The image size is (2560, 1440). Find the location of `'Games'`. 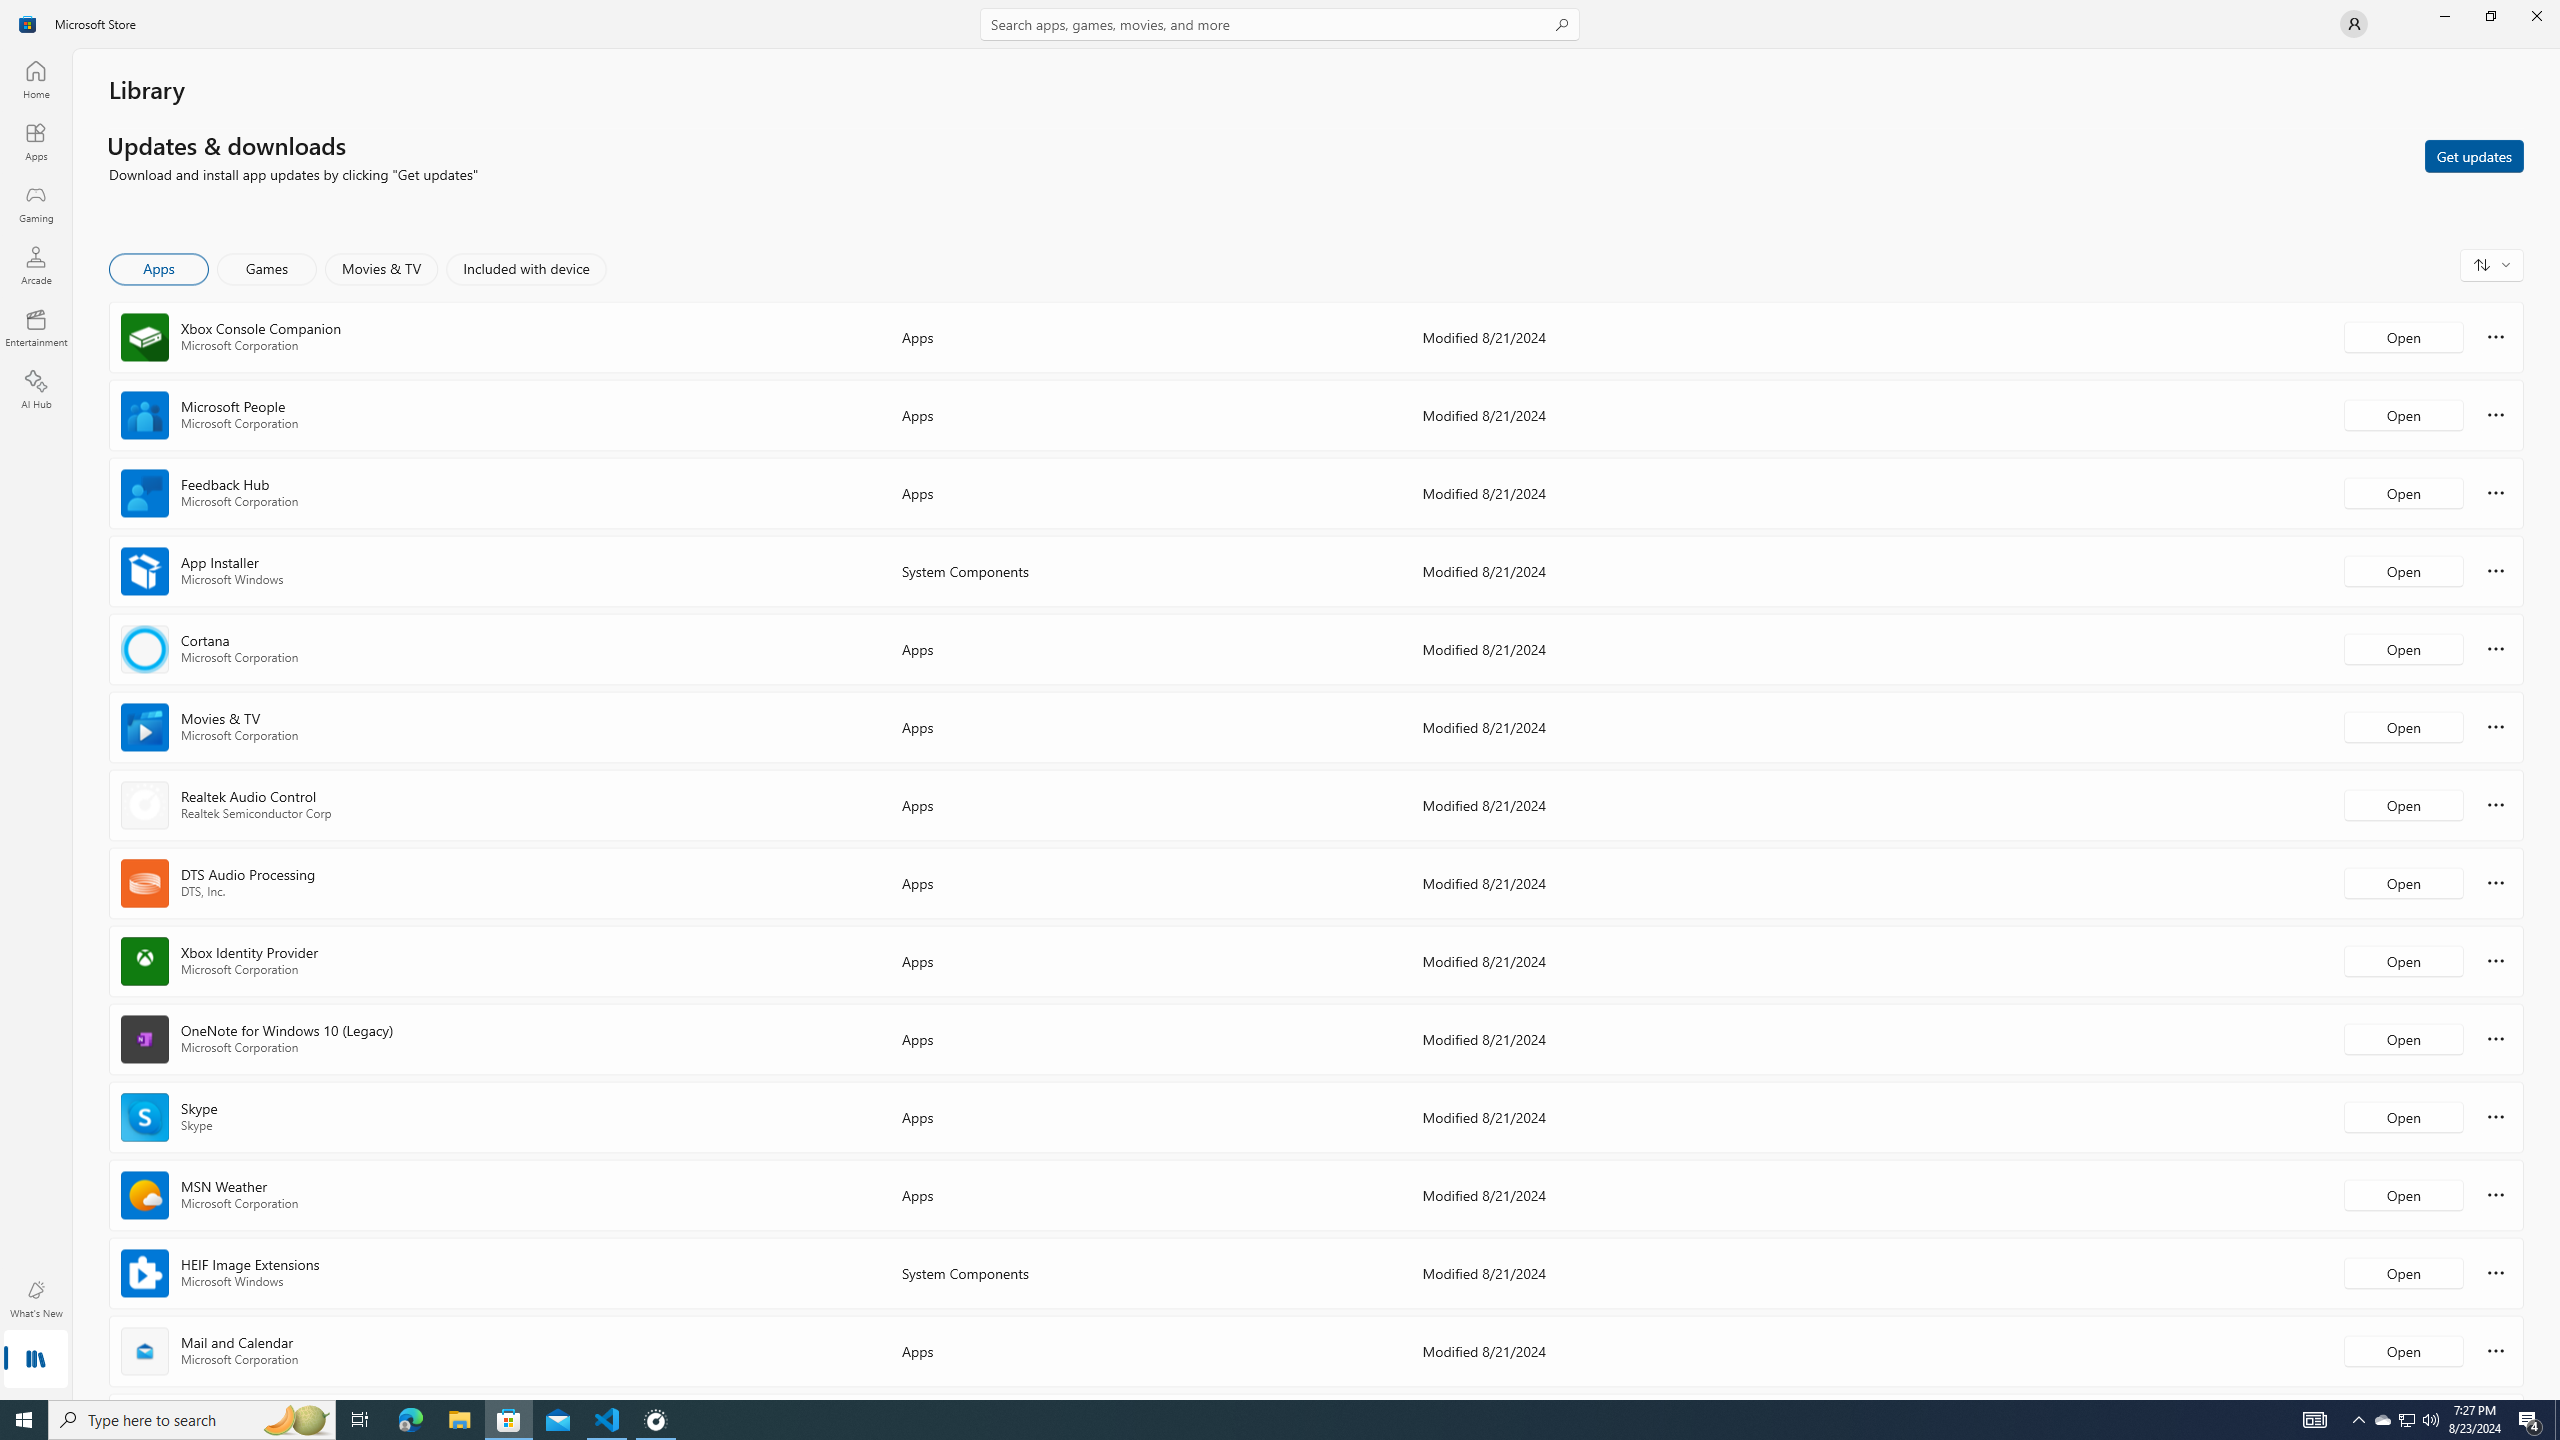

'Games' is located at coordinates (266, 268).